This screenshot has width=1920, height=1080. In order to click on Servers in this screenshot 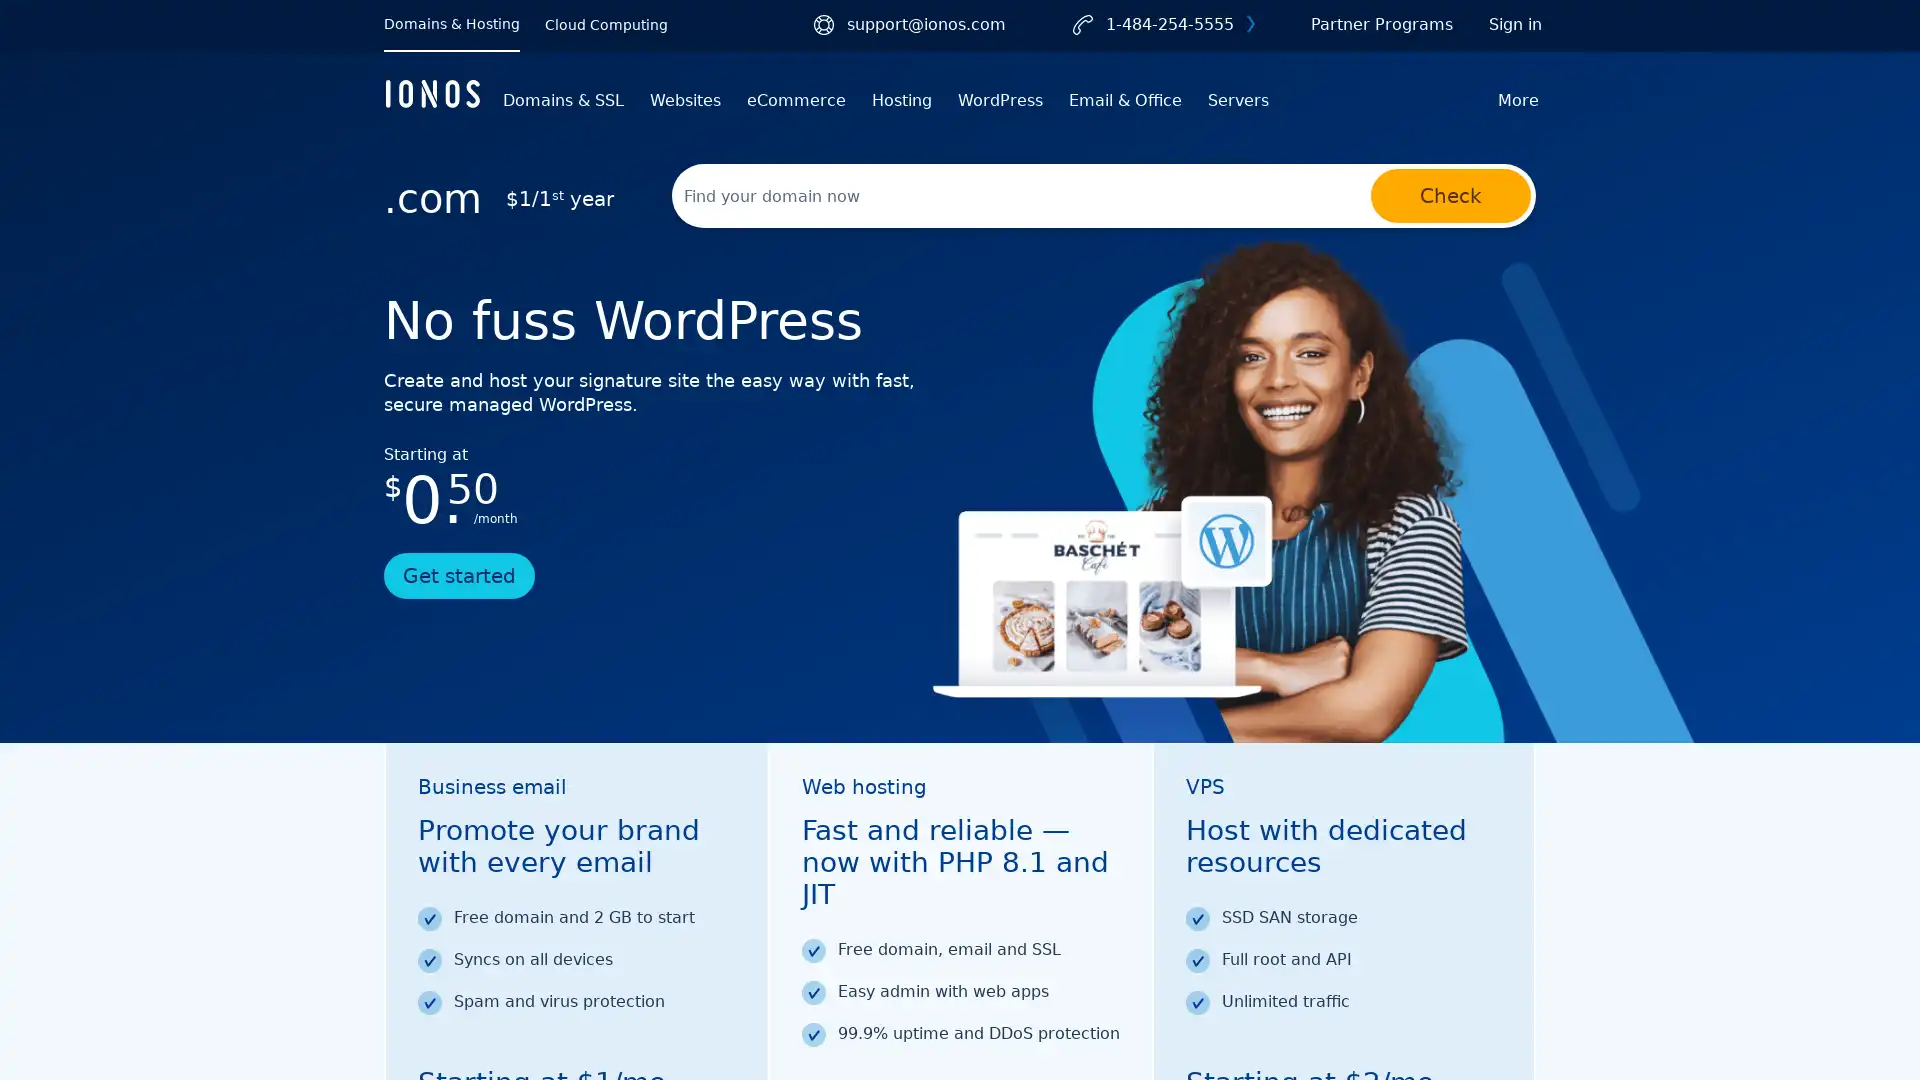, I will do `click(1209, 100)`.